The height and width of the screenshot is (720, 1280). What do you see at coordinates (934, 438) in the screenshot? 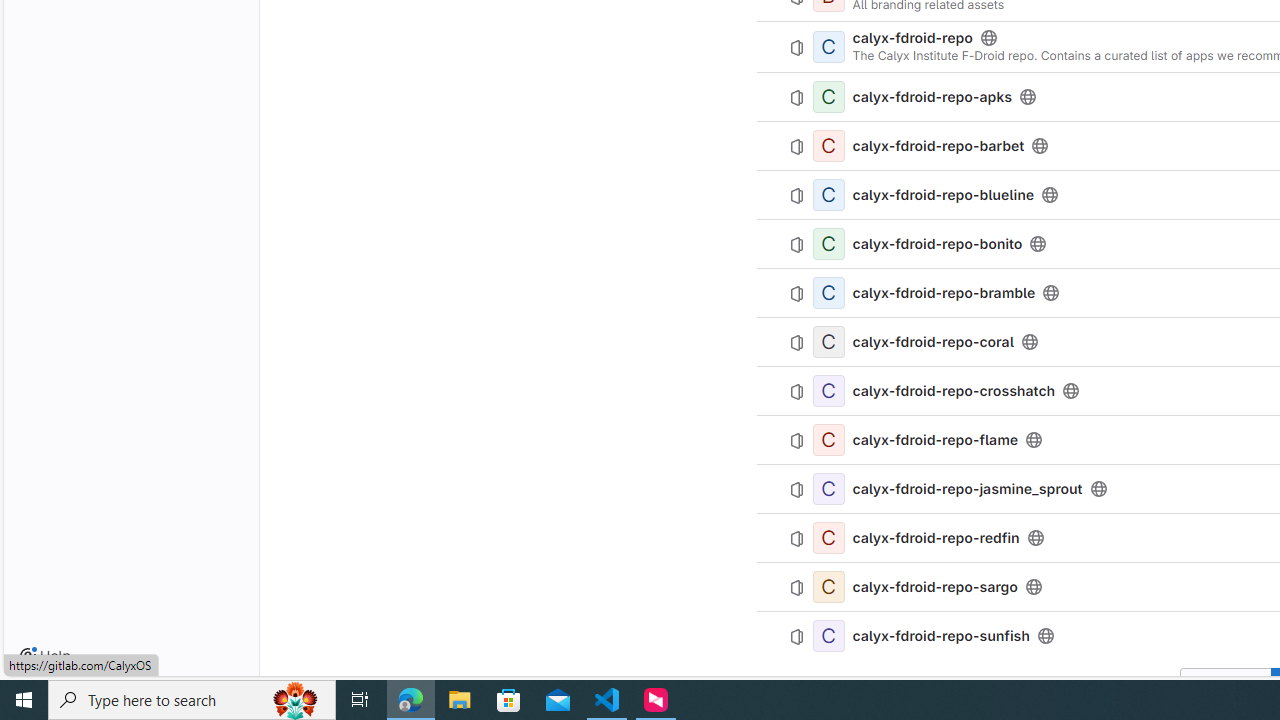
I see `'calyx-fdroid-repo-flame'` at bounding box center [934, 438].